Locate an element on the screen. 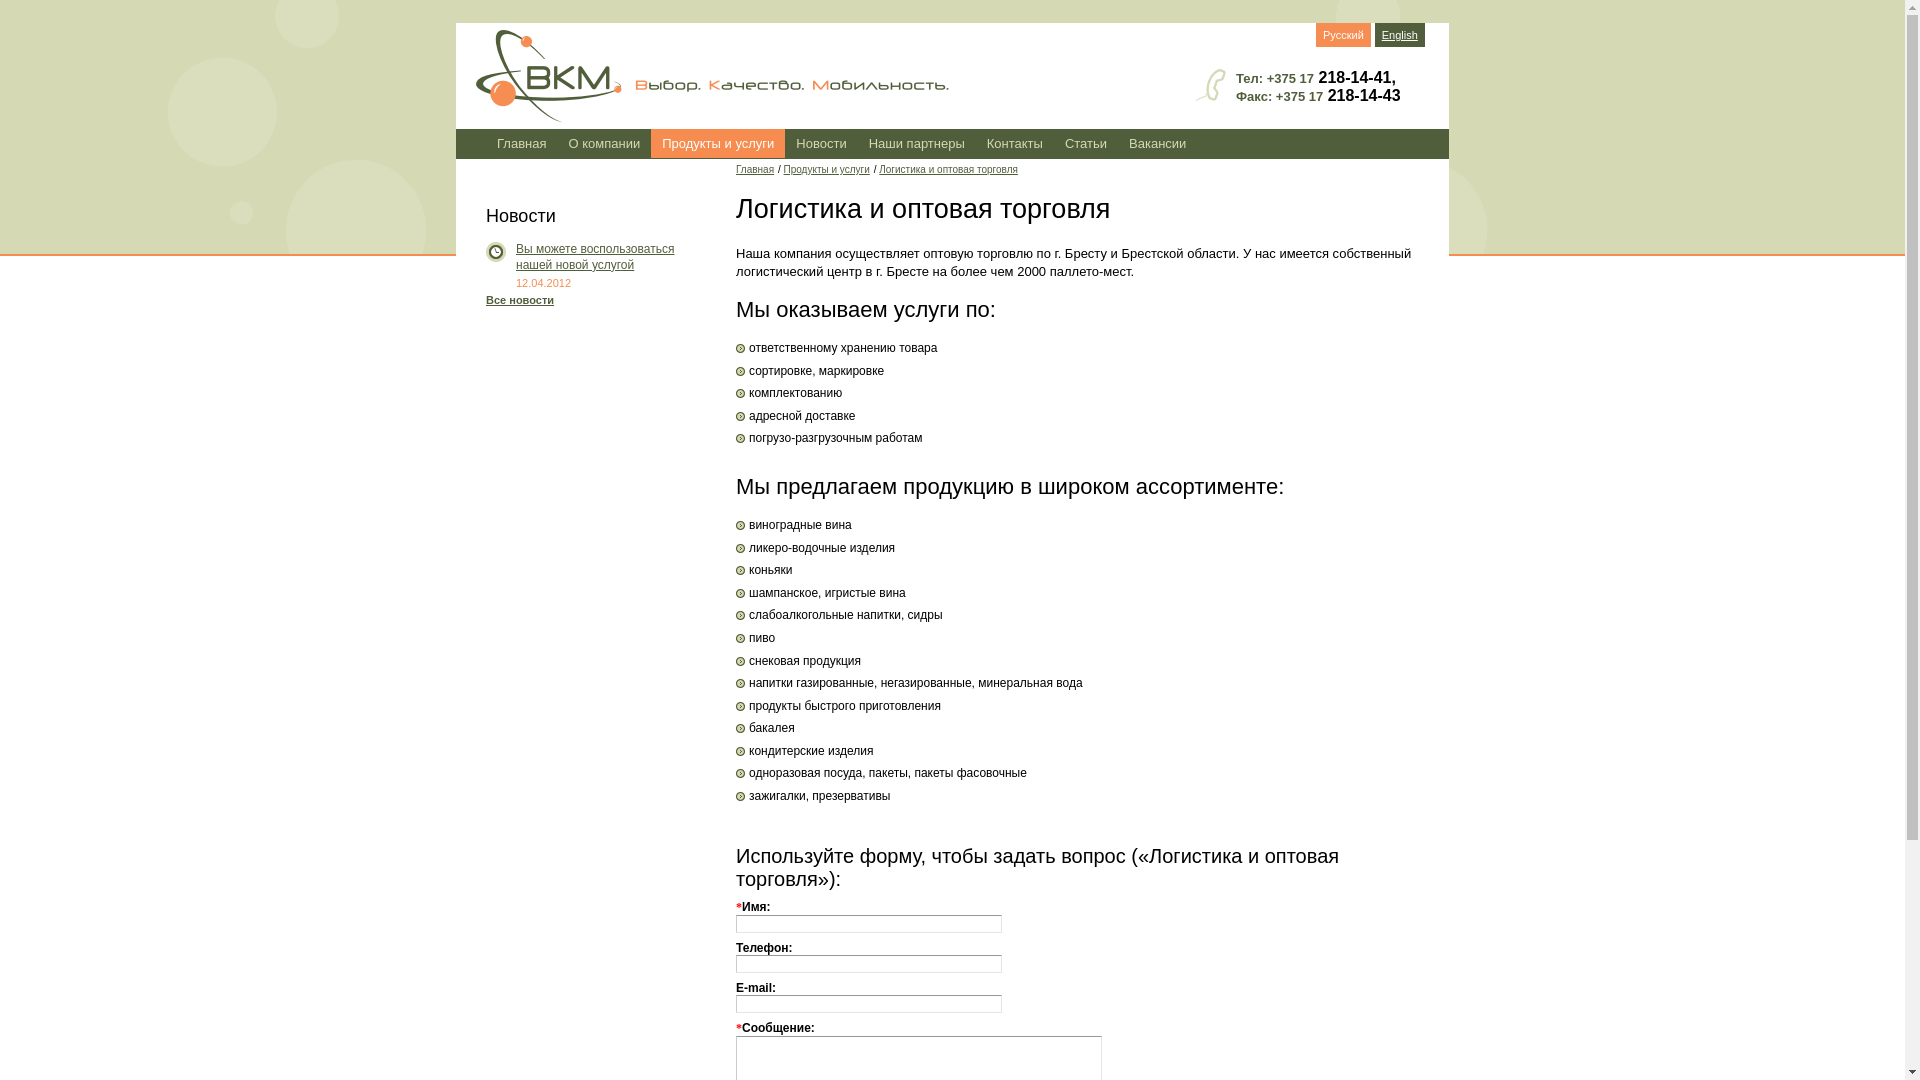  'English' is located at coordinates (1399, 34).